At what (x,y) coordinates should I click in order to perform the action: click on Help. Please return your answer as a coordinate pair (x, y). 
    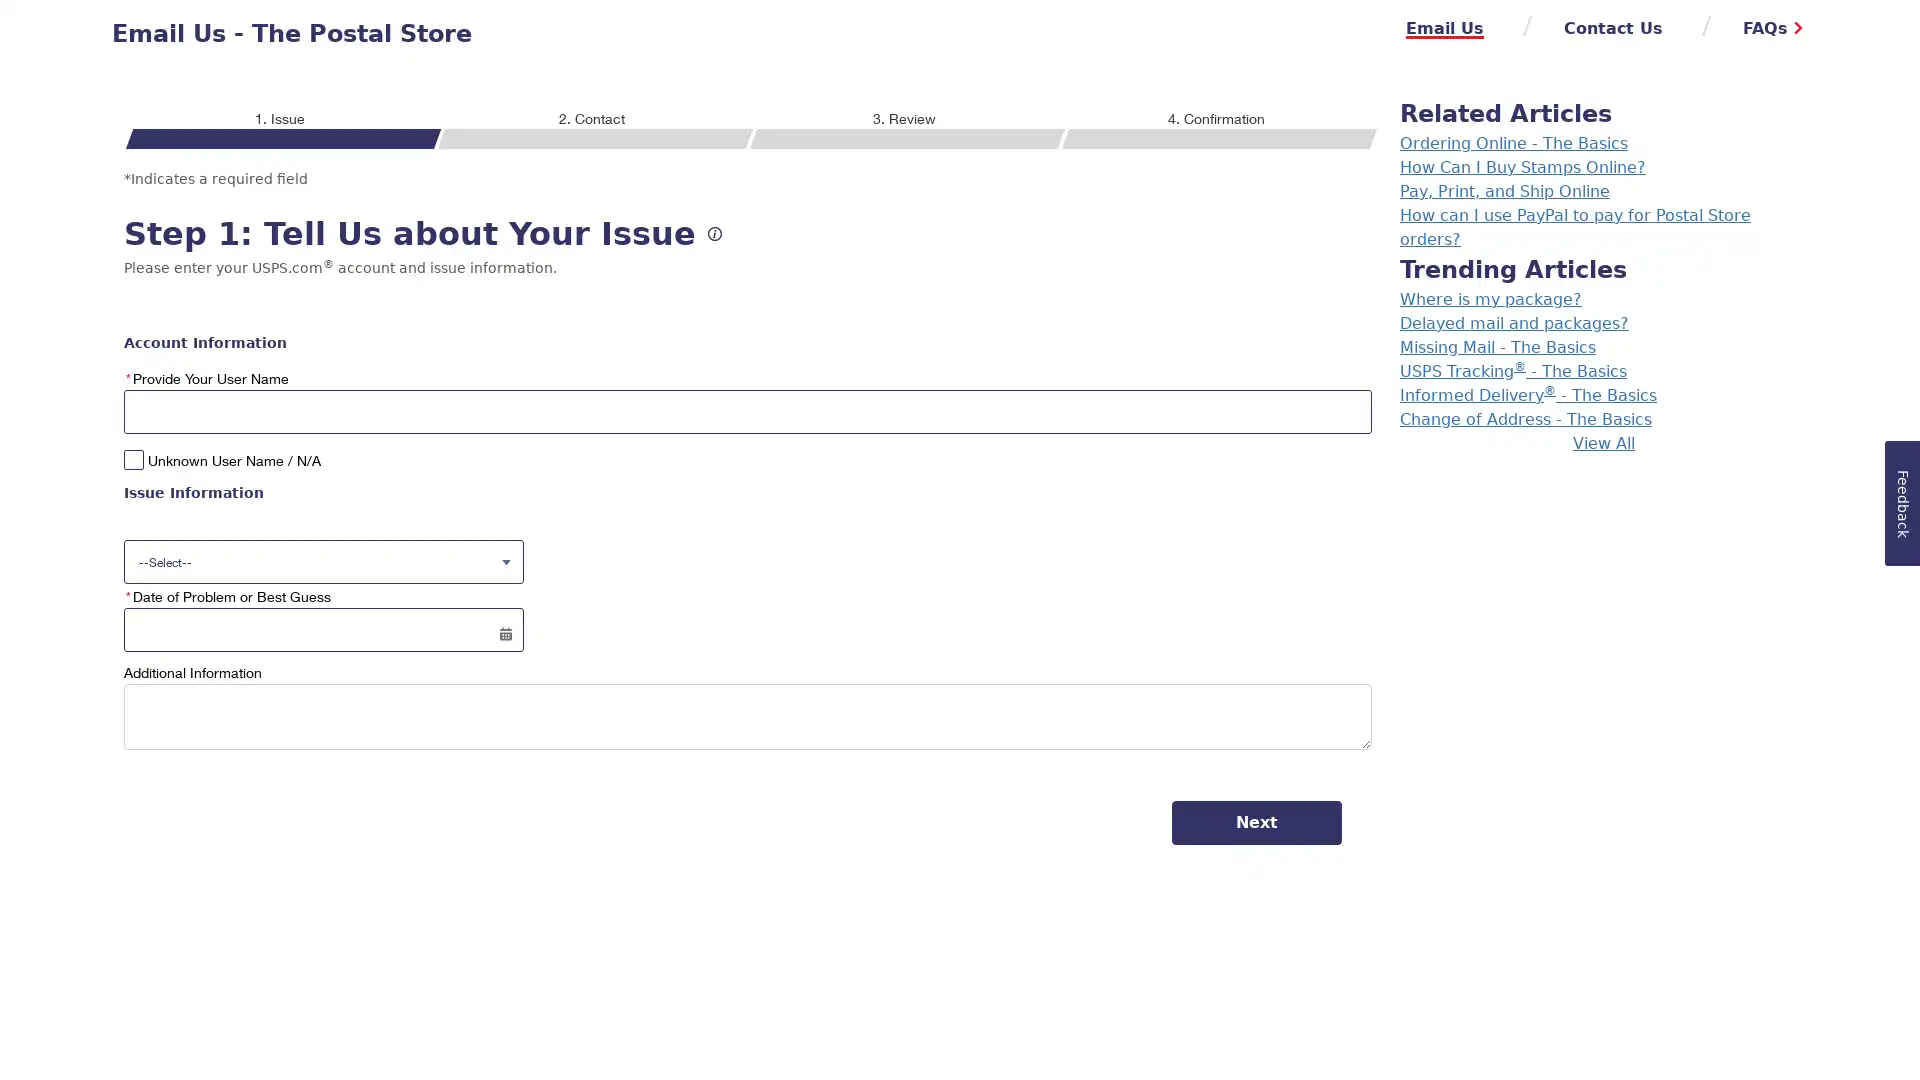
    Looking at the image, I should click on (711, 230).